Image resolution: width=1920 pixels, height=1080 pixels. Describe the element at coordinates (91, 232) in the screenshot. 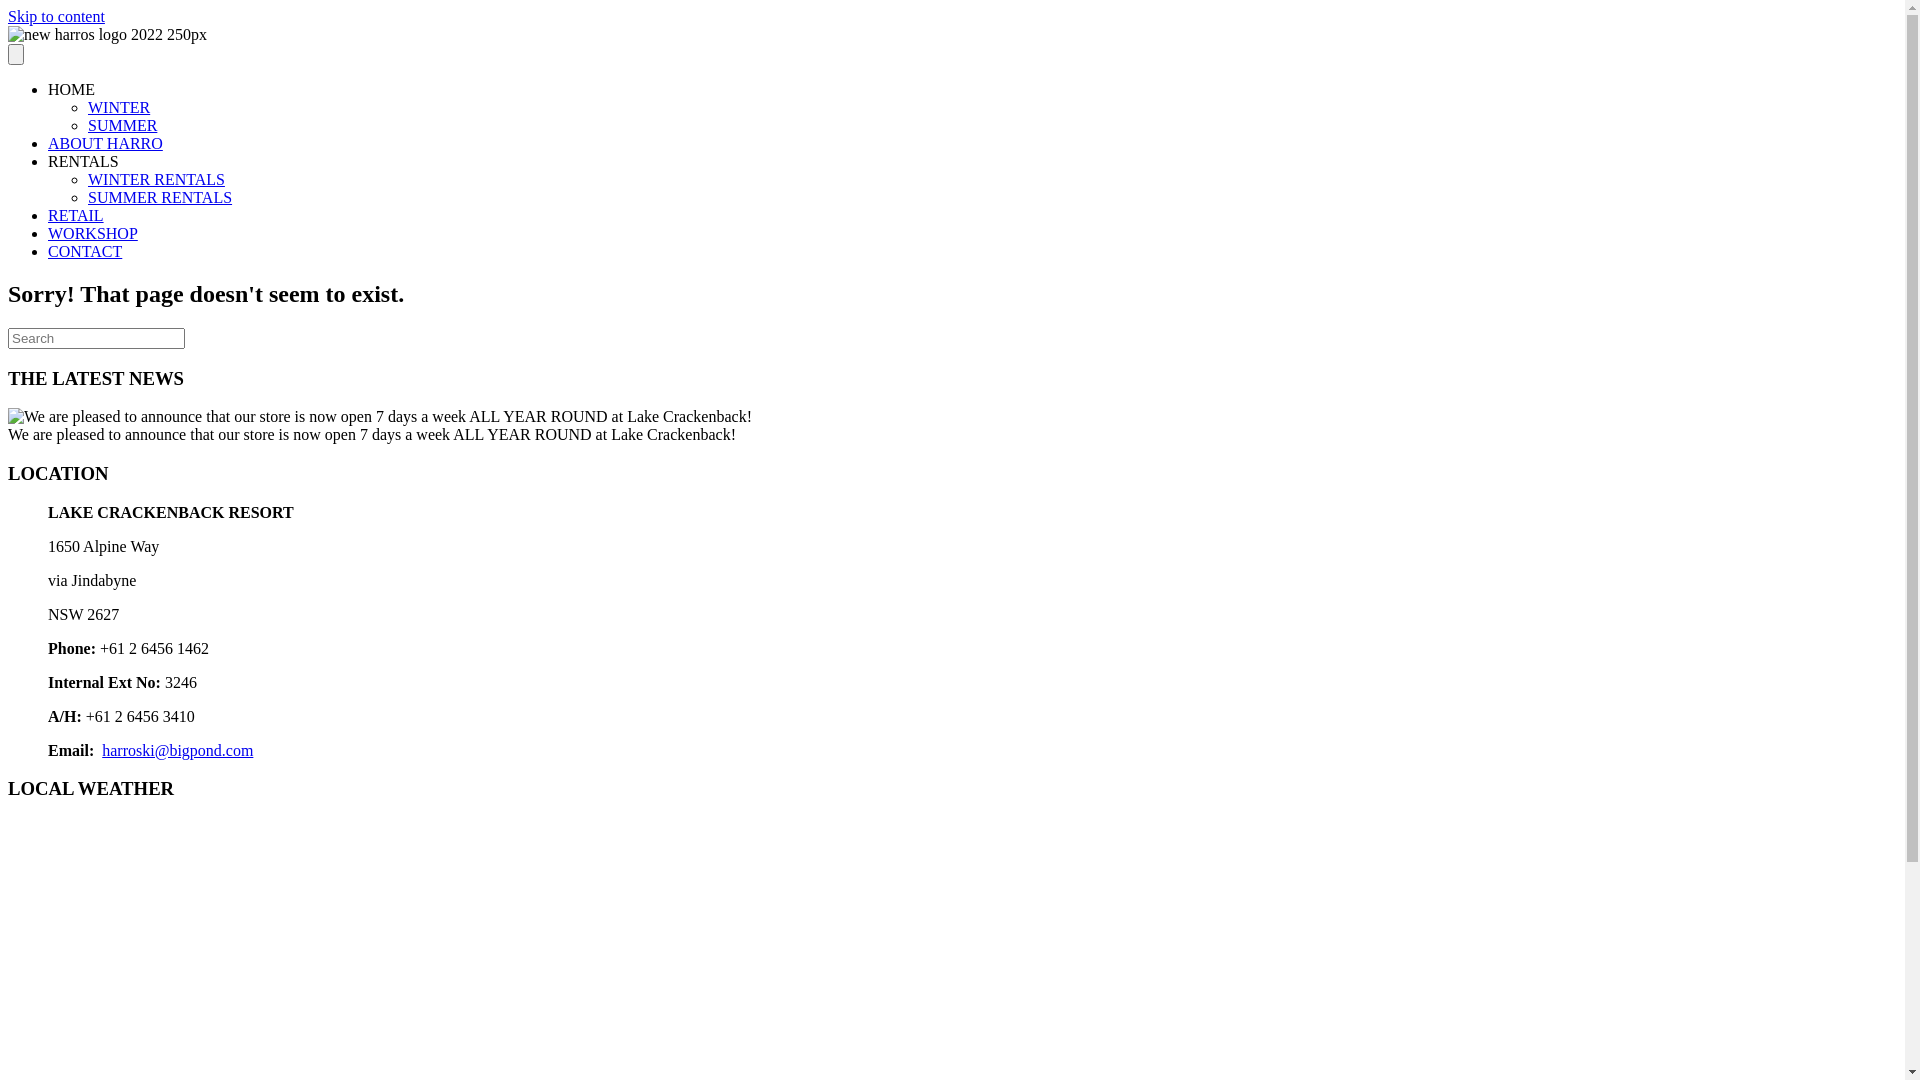

I see `'WORKSHOP'` at that location.